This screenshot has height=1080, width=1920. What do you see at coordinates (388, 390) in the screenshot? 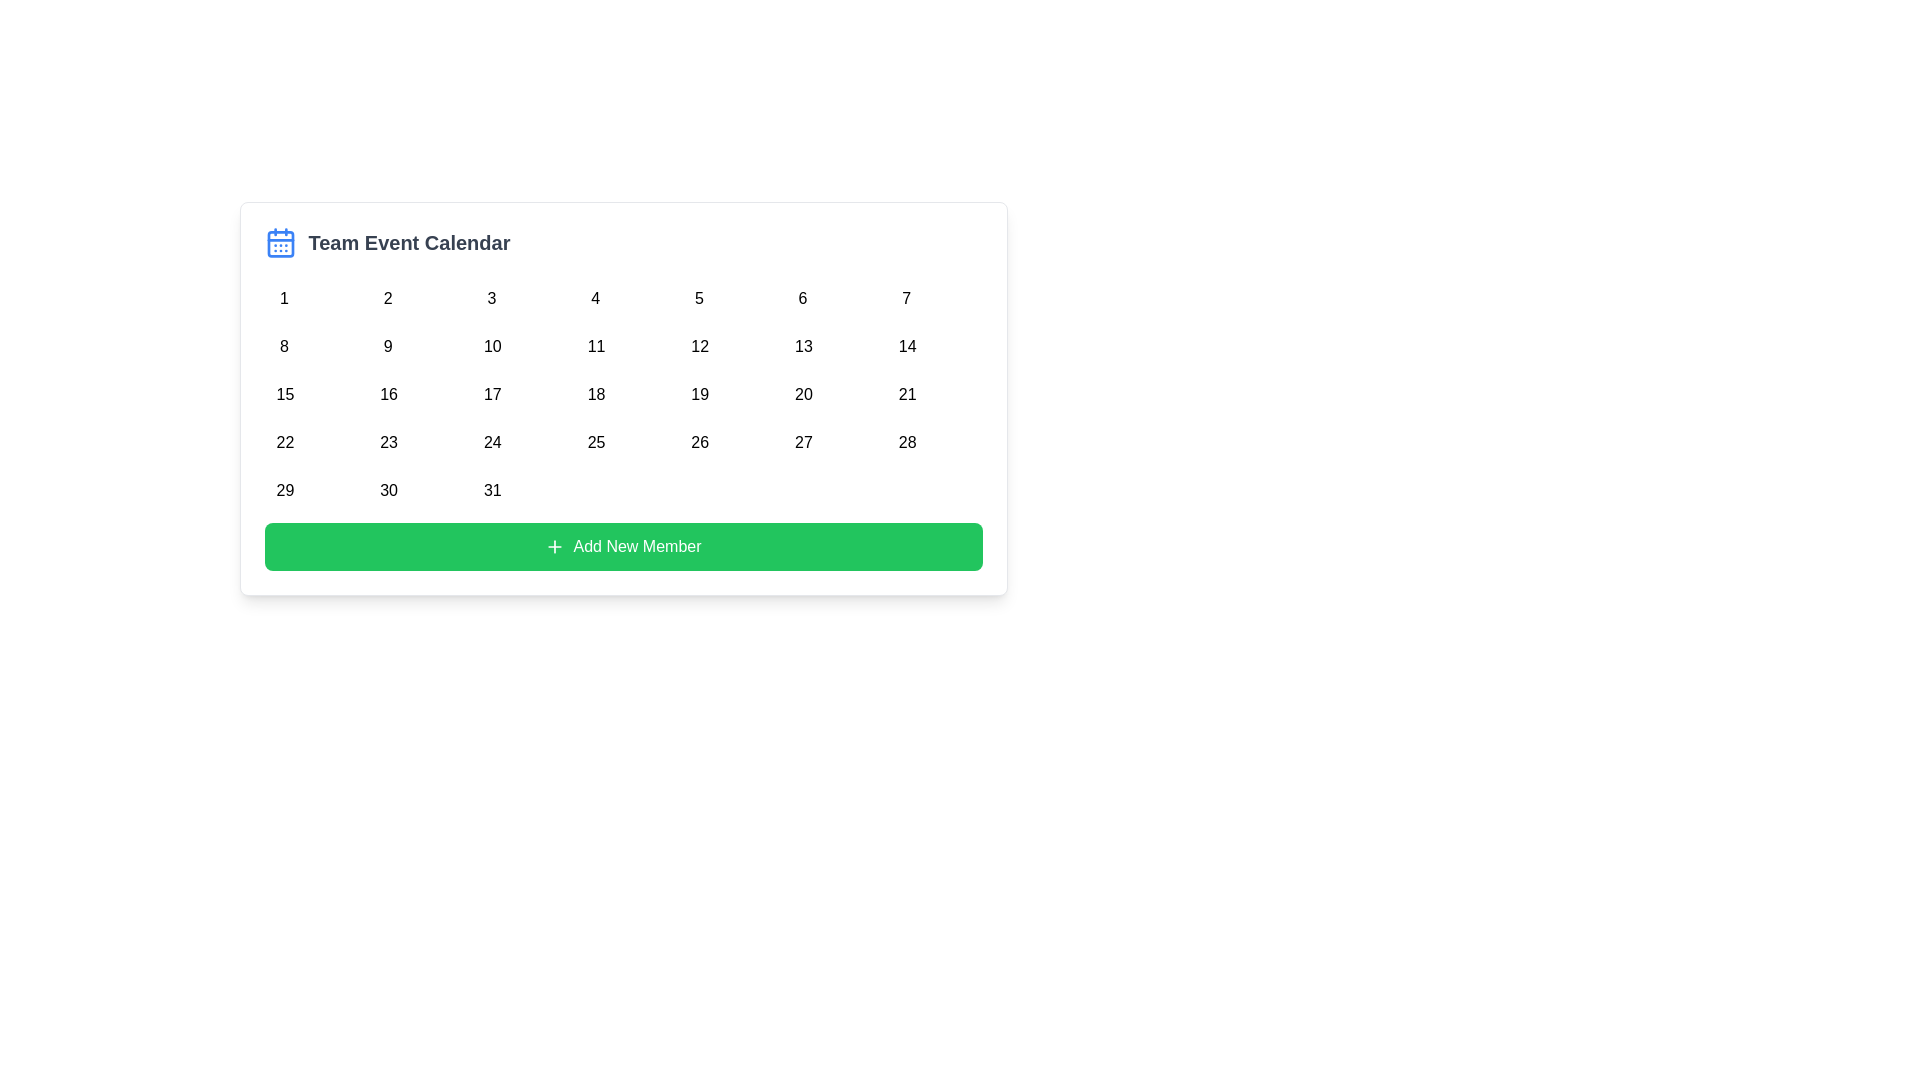
I see `the selectable day button in the monthly calendar interface` at bounding box center [388, 390].